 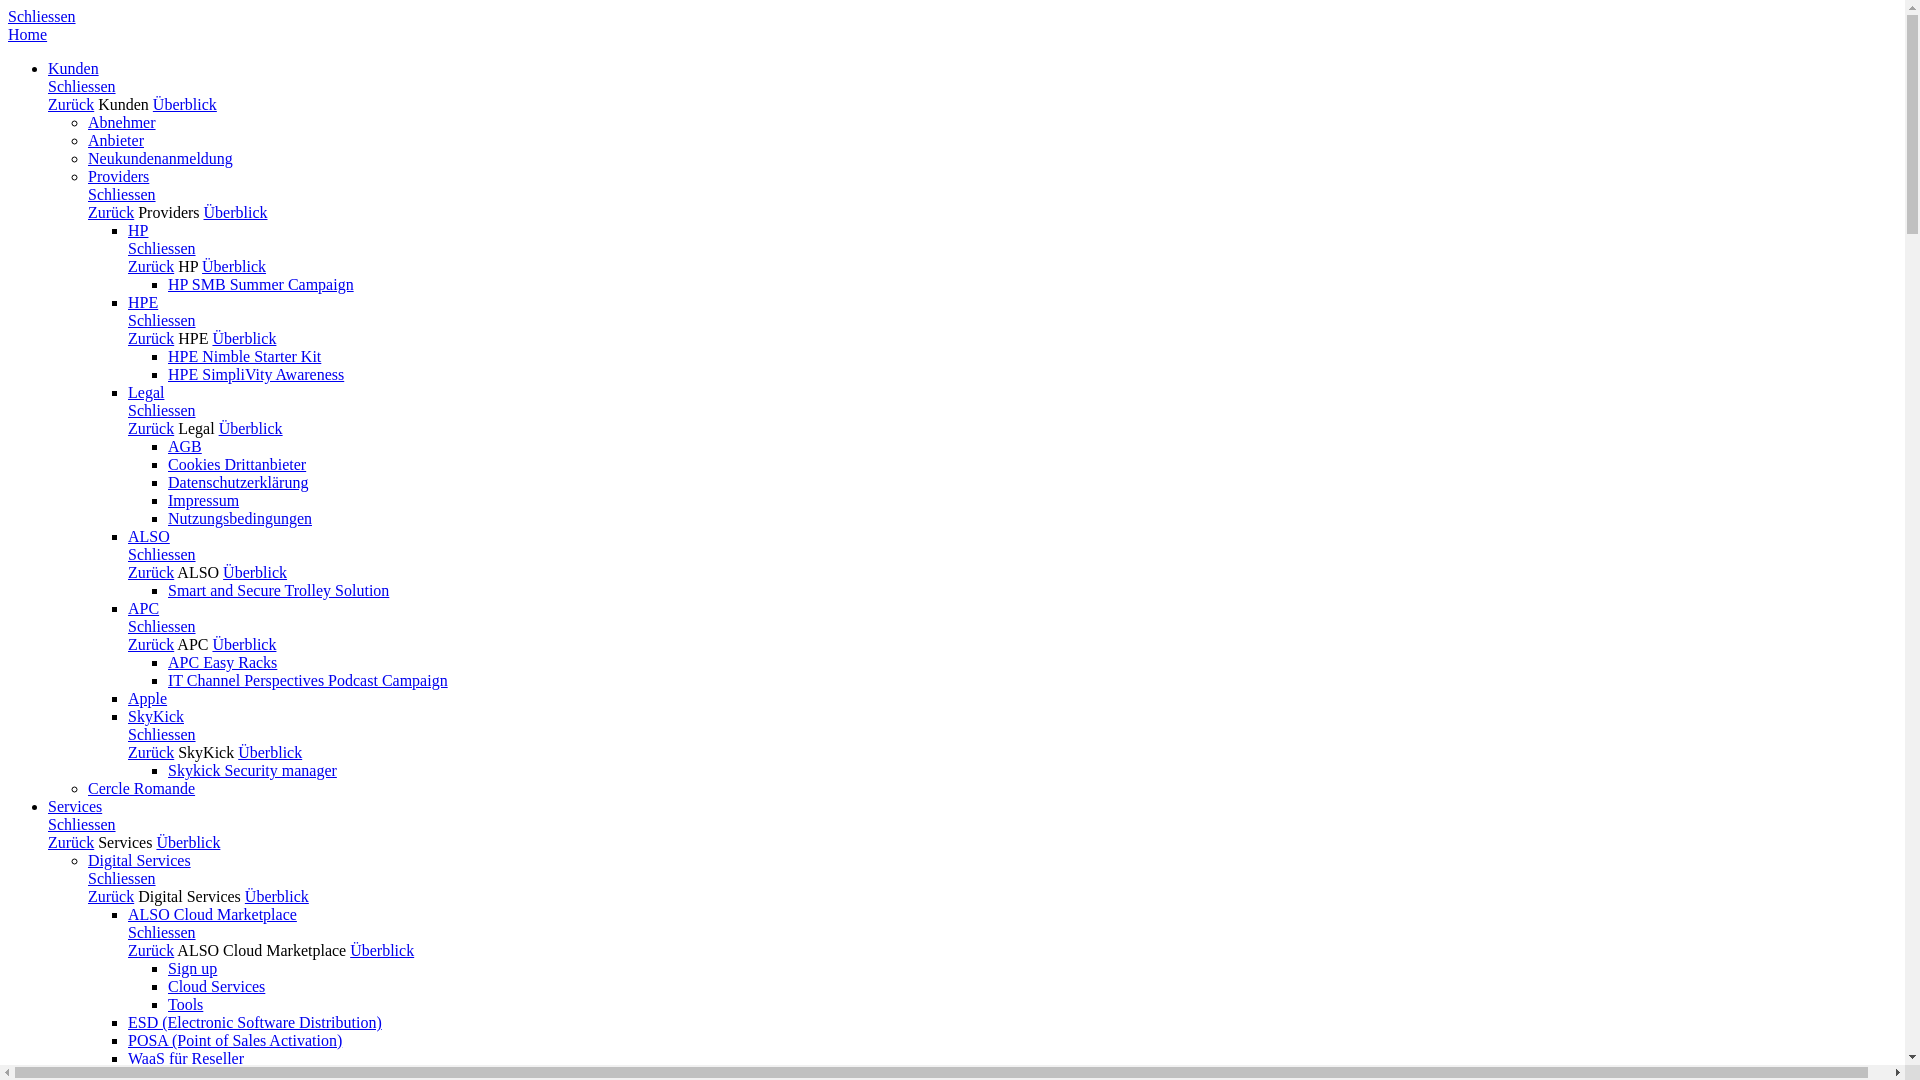 I want to click on 'POSA (Point of Sales Activation)', so click(x=127, y=1039).